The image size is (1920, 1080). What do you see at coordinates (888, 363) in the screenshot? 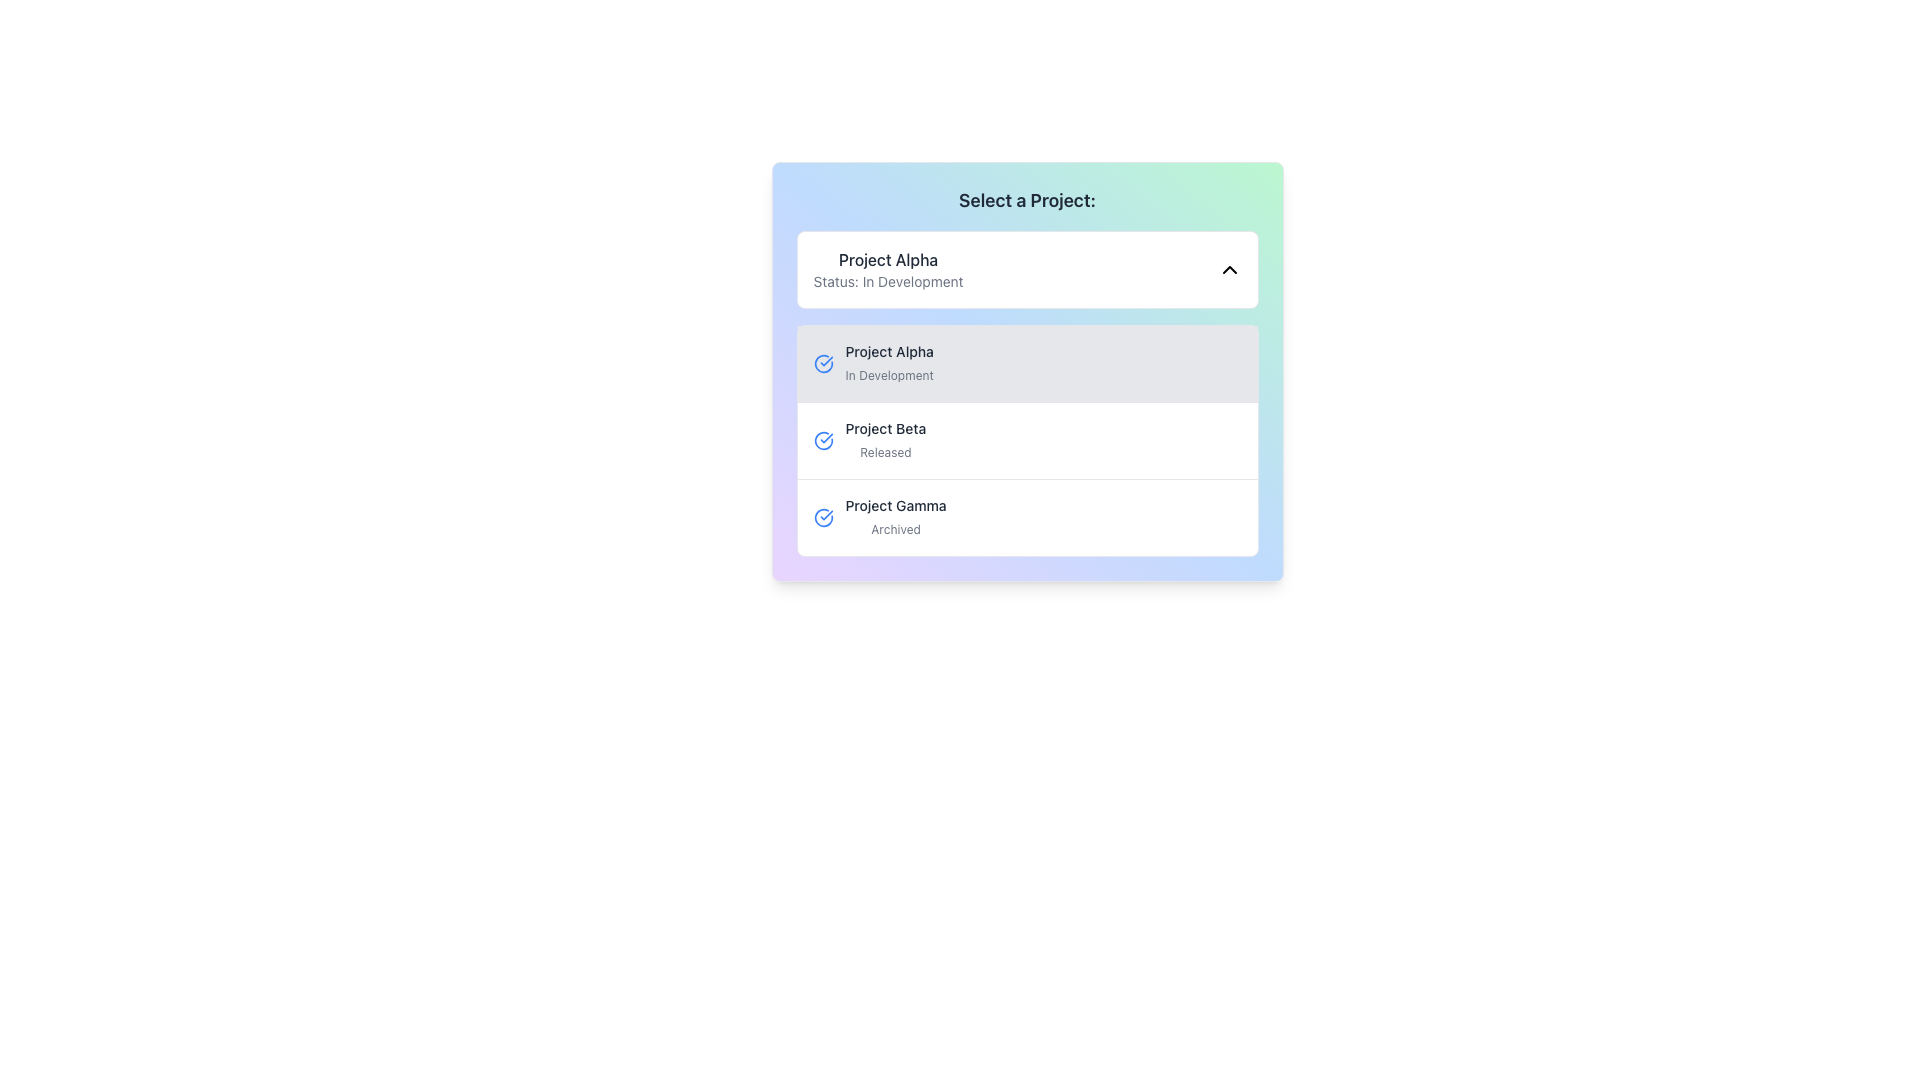
I see `on the text block representing the project "Project Alpha" with status "In Development" in the selection list under the title "Select a Project:"` at bounding box center [888, 363].